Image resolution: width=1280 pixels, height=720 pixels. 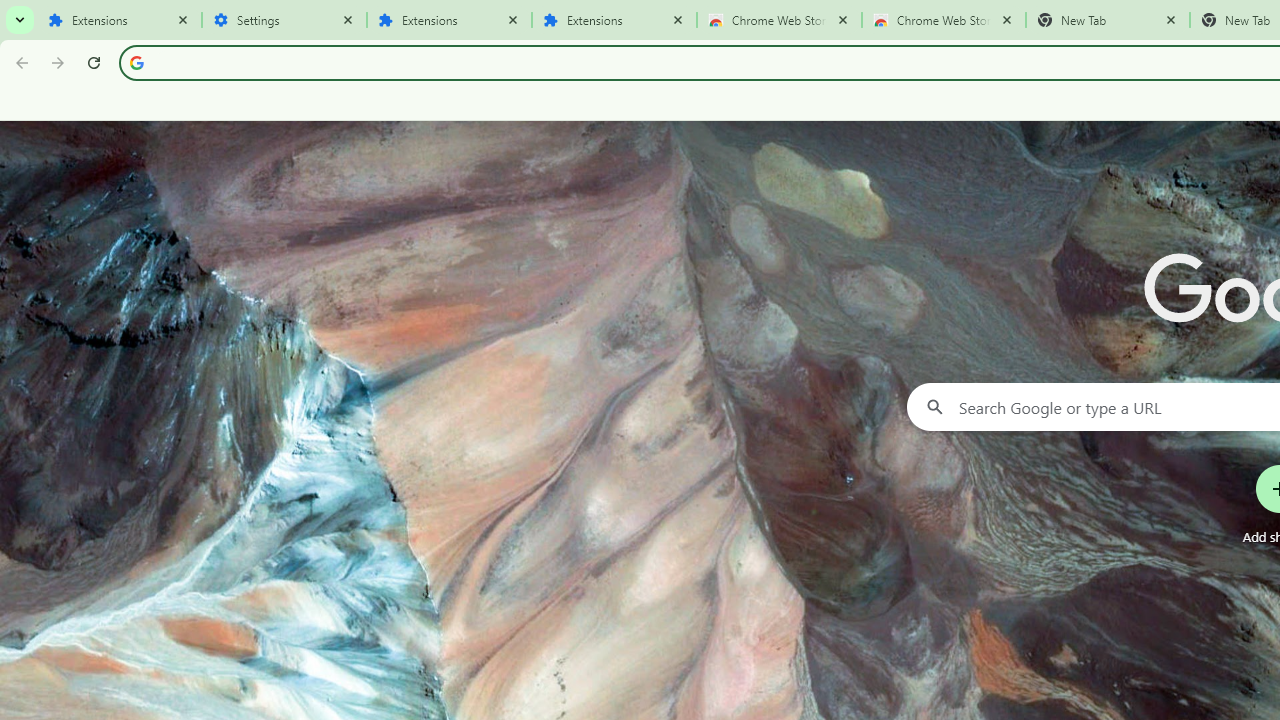 I want to click on 'Chrome Web Store - Themes', so click(x=943, y=20).